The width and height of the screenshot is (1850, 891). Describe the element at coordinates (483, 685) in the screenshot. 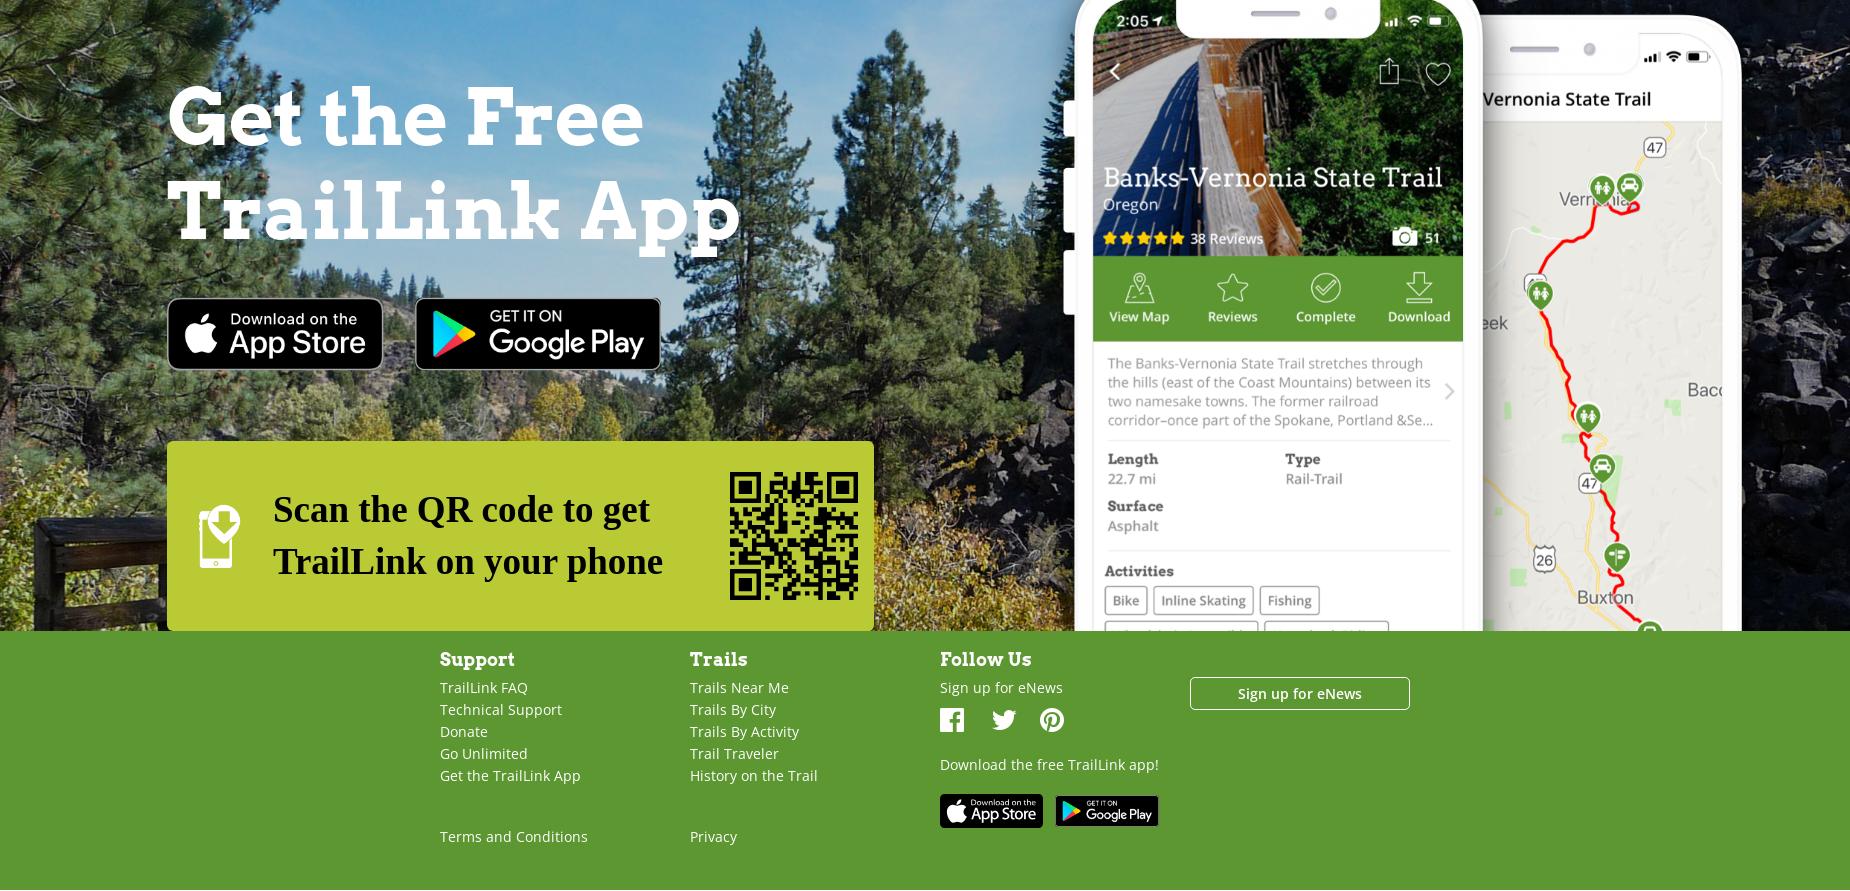

I see `'TrailLink FAQ'` at that location.